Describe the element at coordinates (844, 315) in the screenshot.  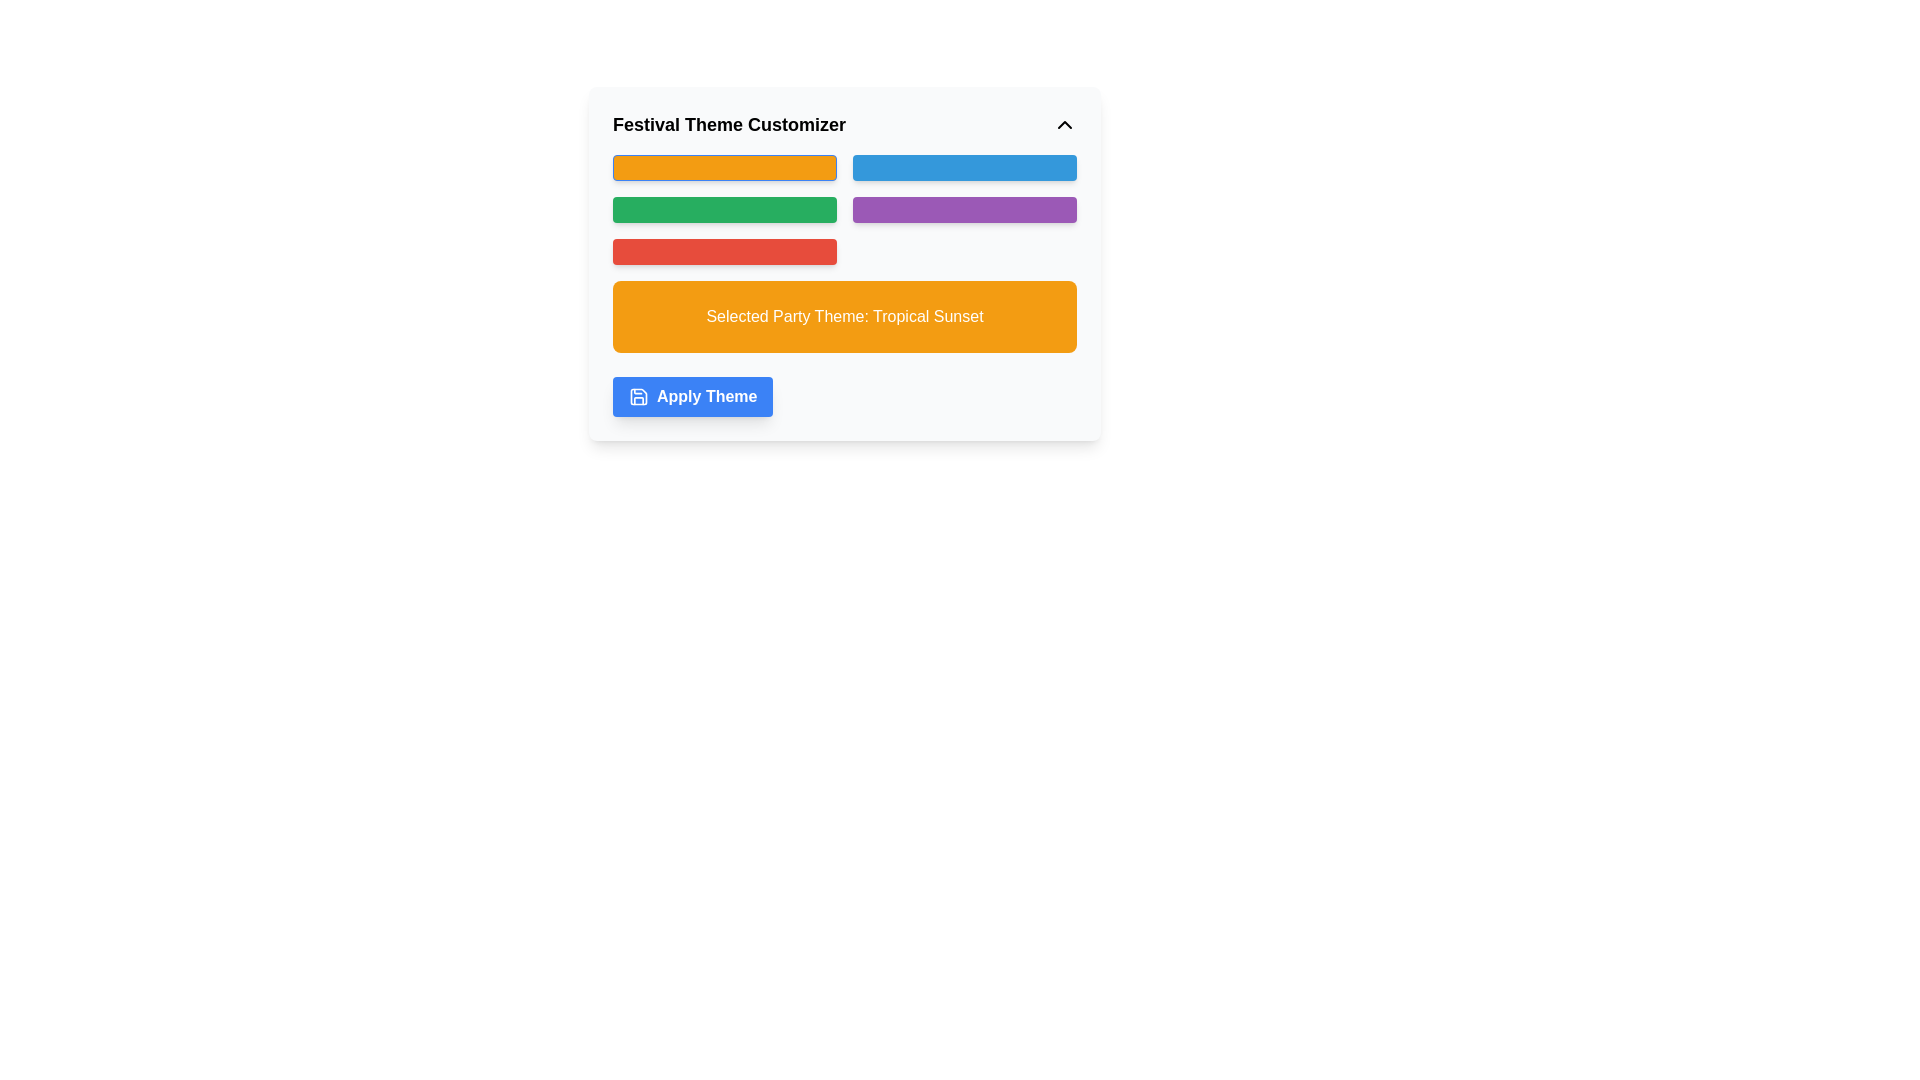
I see `the informational Text Label displaying the currently selected party theme 'Tropical Sunset', which is centered within an orange rounded rectangle background` at that location.